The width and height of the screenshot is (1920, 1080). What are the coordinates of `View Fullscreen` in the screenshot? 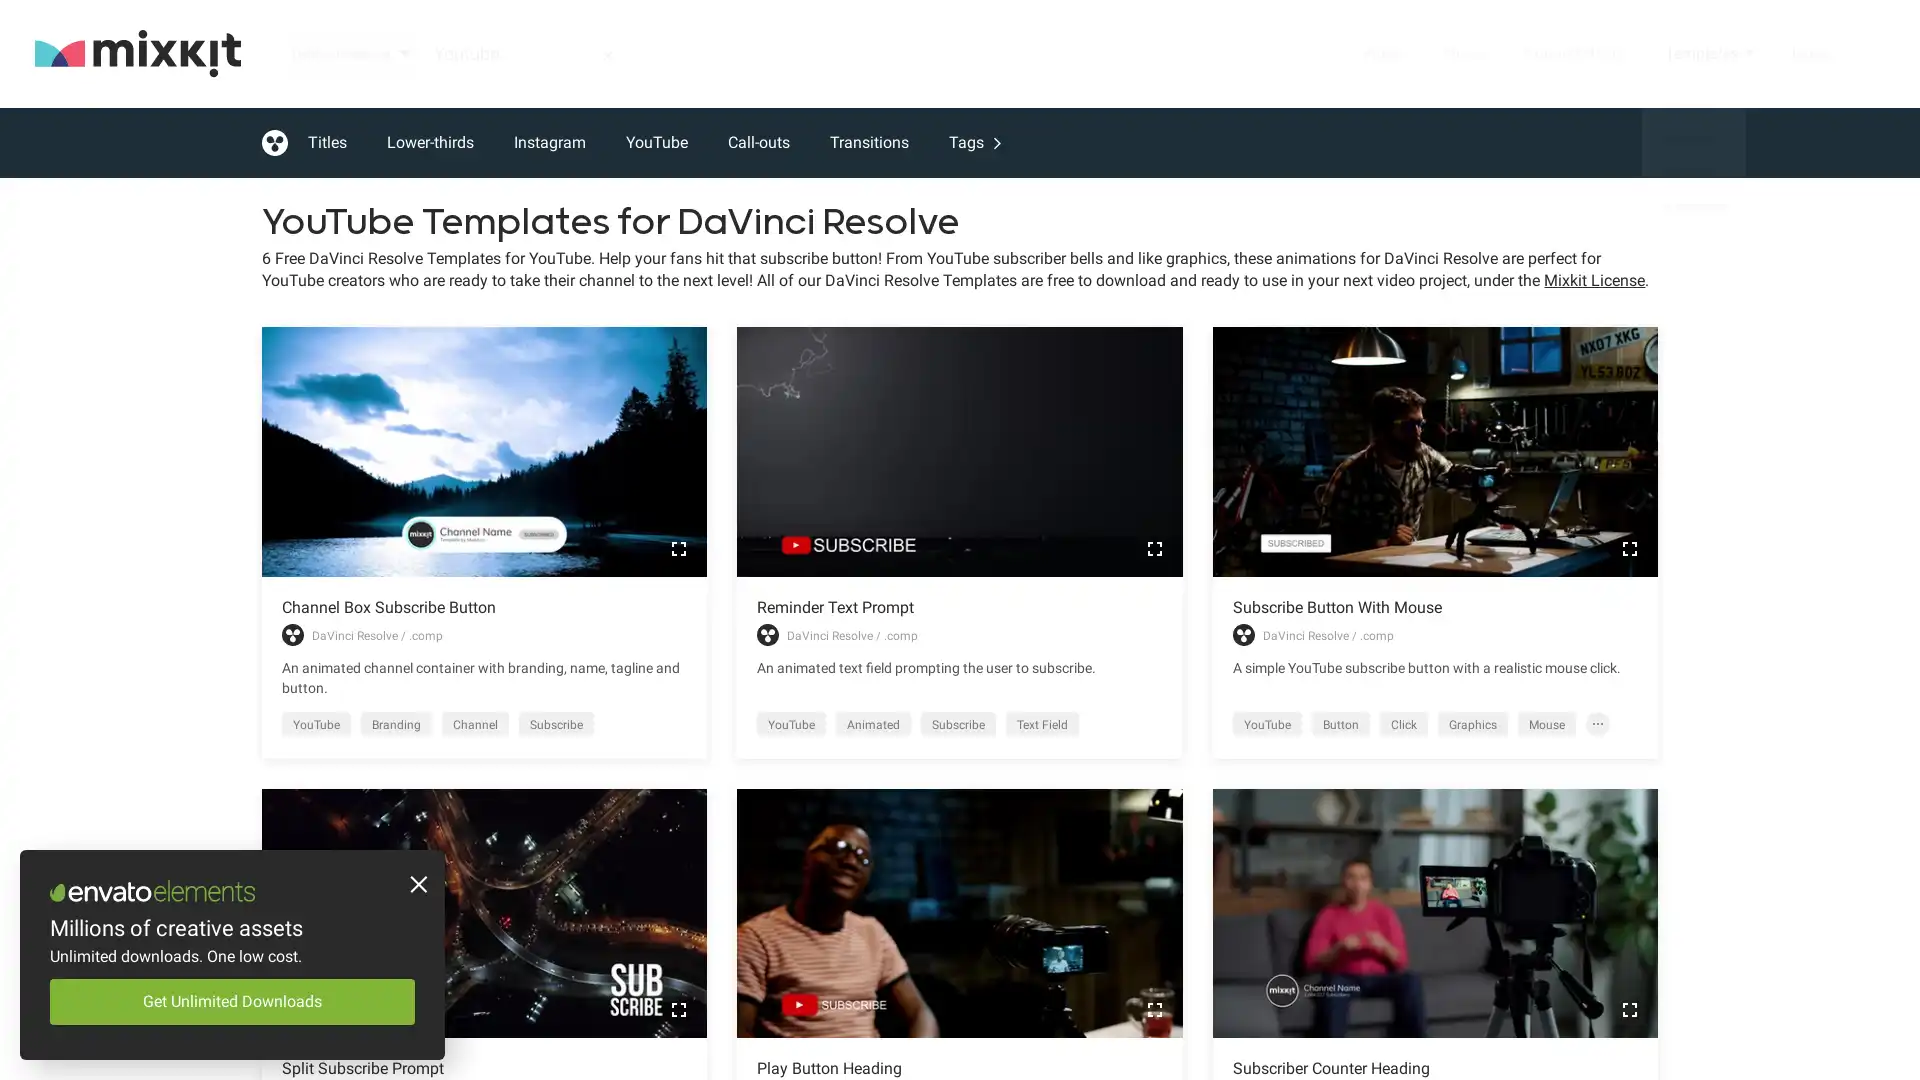 It's located at (678, 547).